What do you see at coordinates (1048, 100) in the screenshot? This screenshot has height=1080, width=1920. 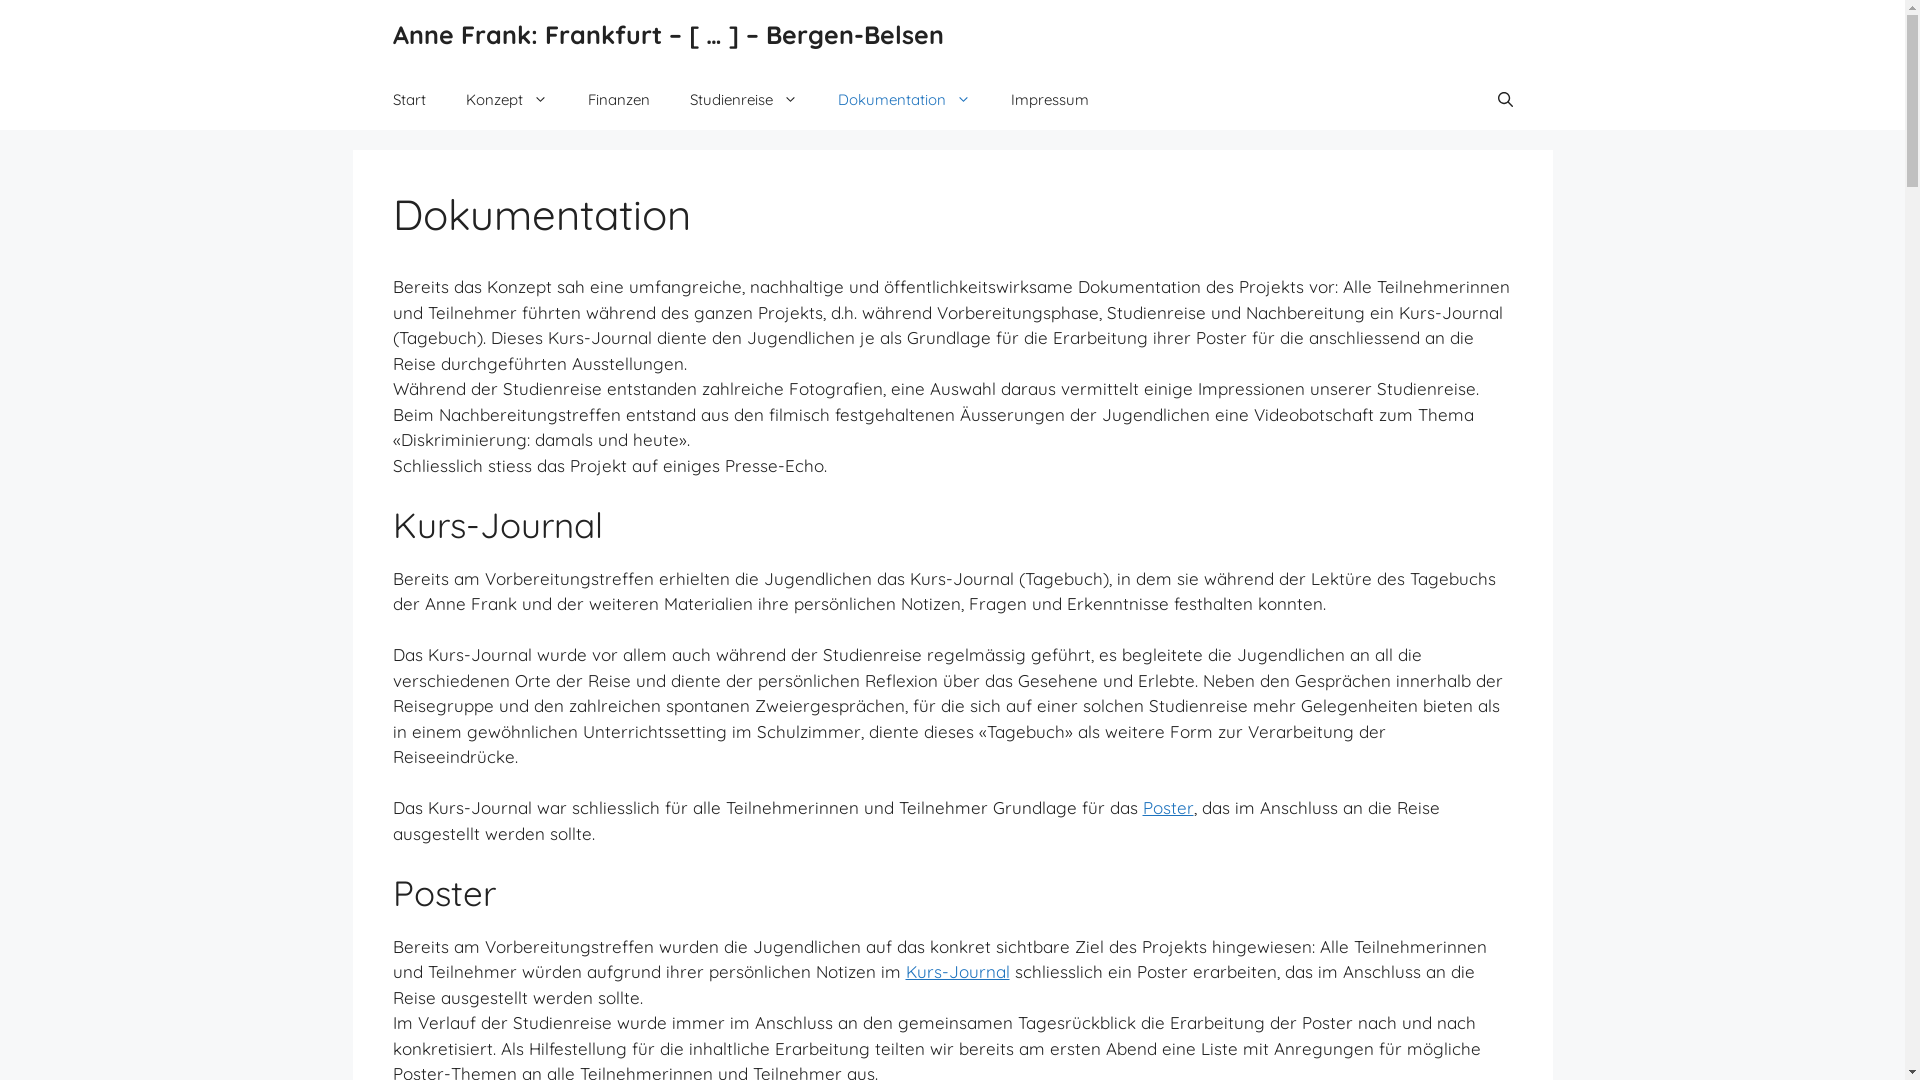 I see `'Impressum'` at bounding box center [1048, 100].